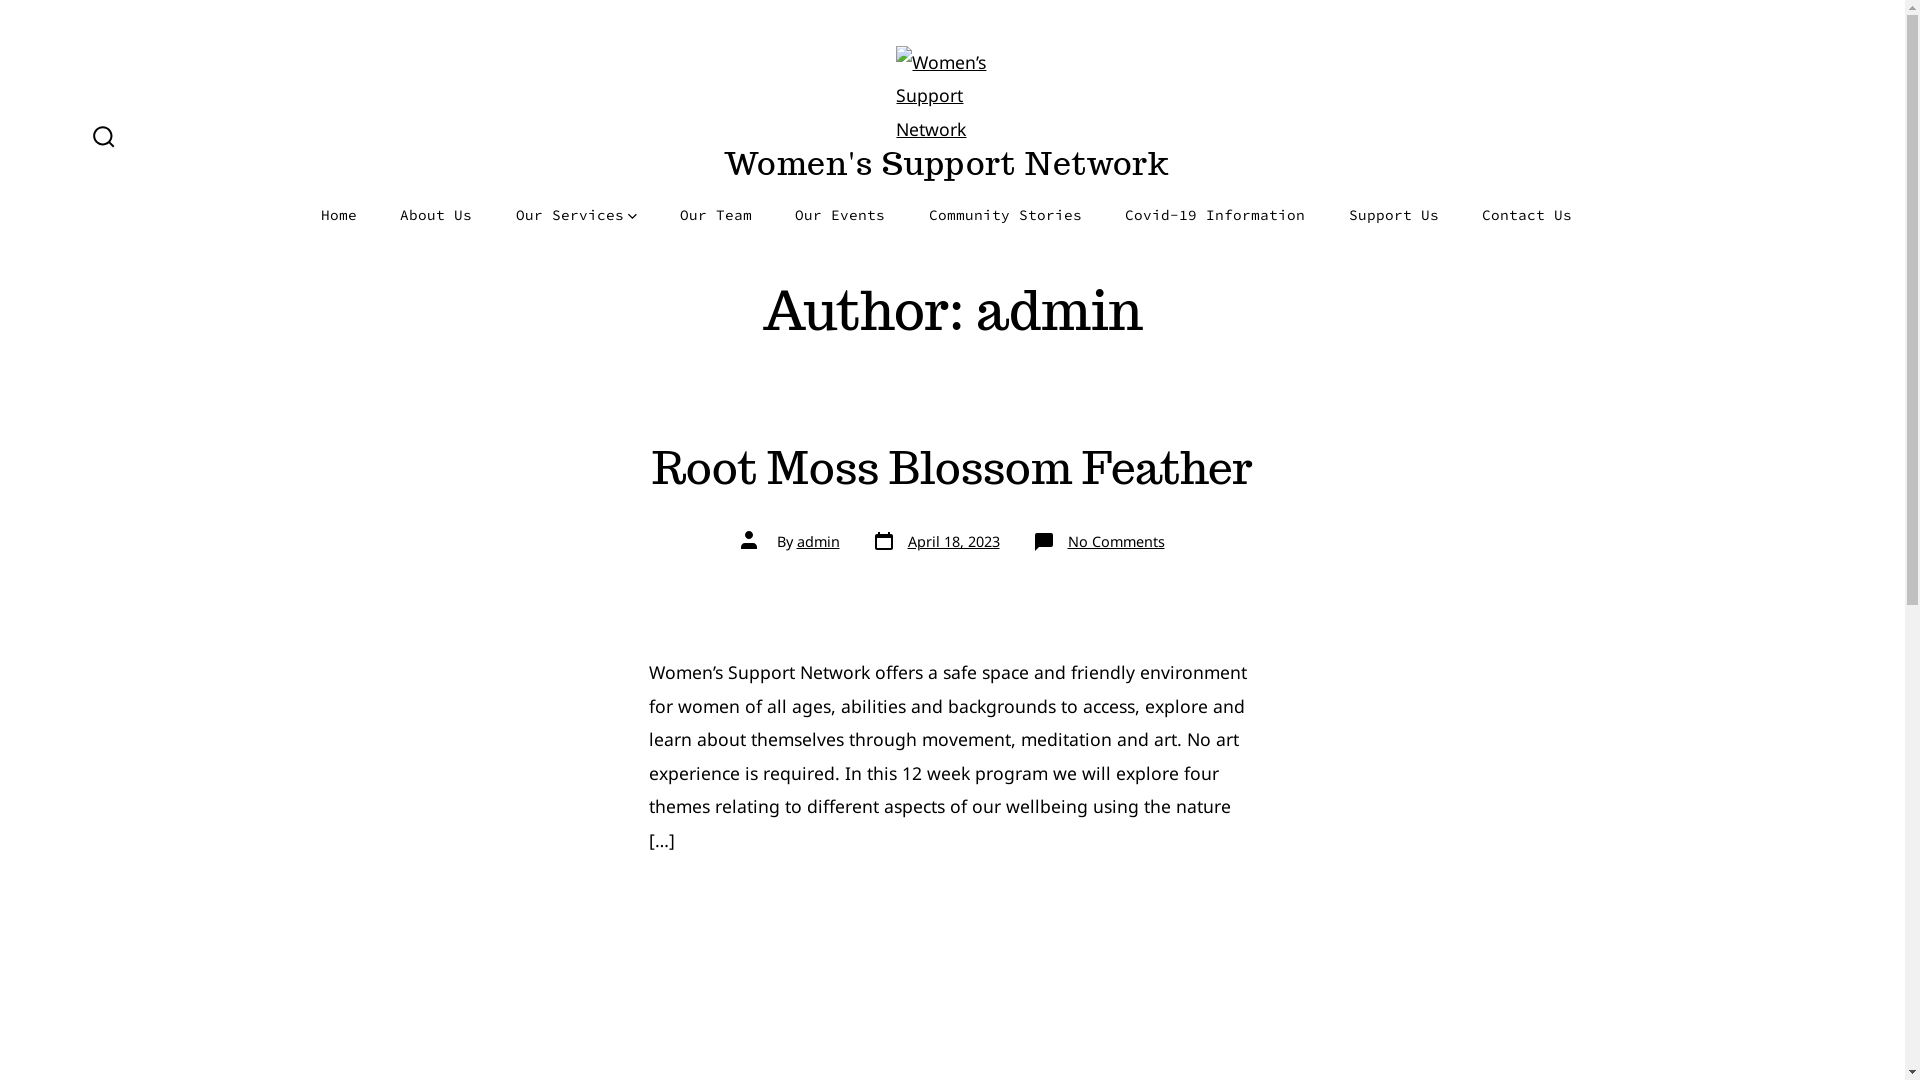 Image resolution: width=1920 pixels, height=1080 pixels. What do you see at coordinates (935, 542) in the screenshot?
I see `'Post date` at bounding box center [935, 542].